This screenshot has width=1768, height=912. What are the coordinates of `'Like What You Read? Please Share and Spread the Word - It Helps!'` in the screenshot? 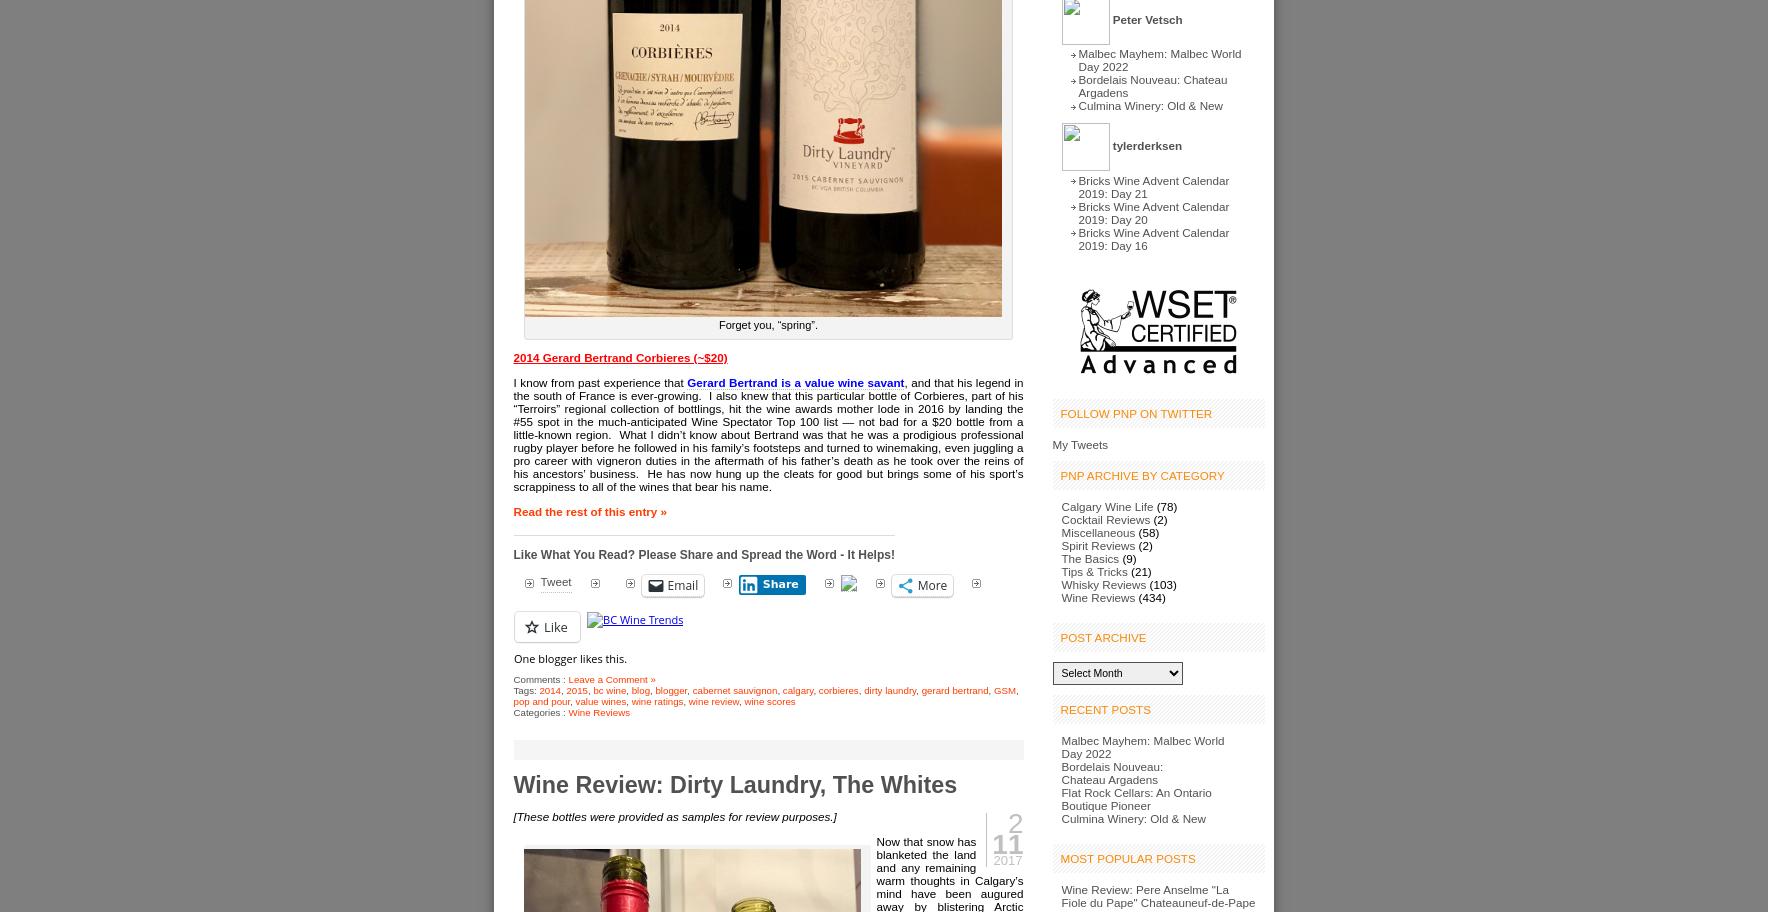 It's located at (703, 555).